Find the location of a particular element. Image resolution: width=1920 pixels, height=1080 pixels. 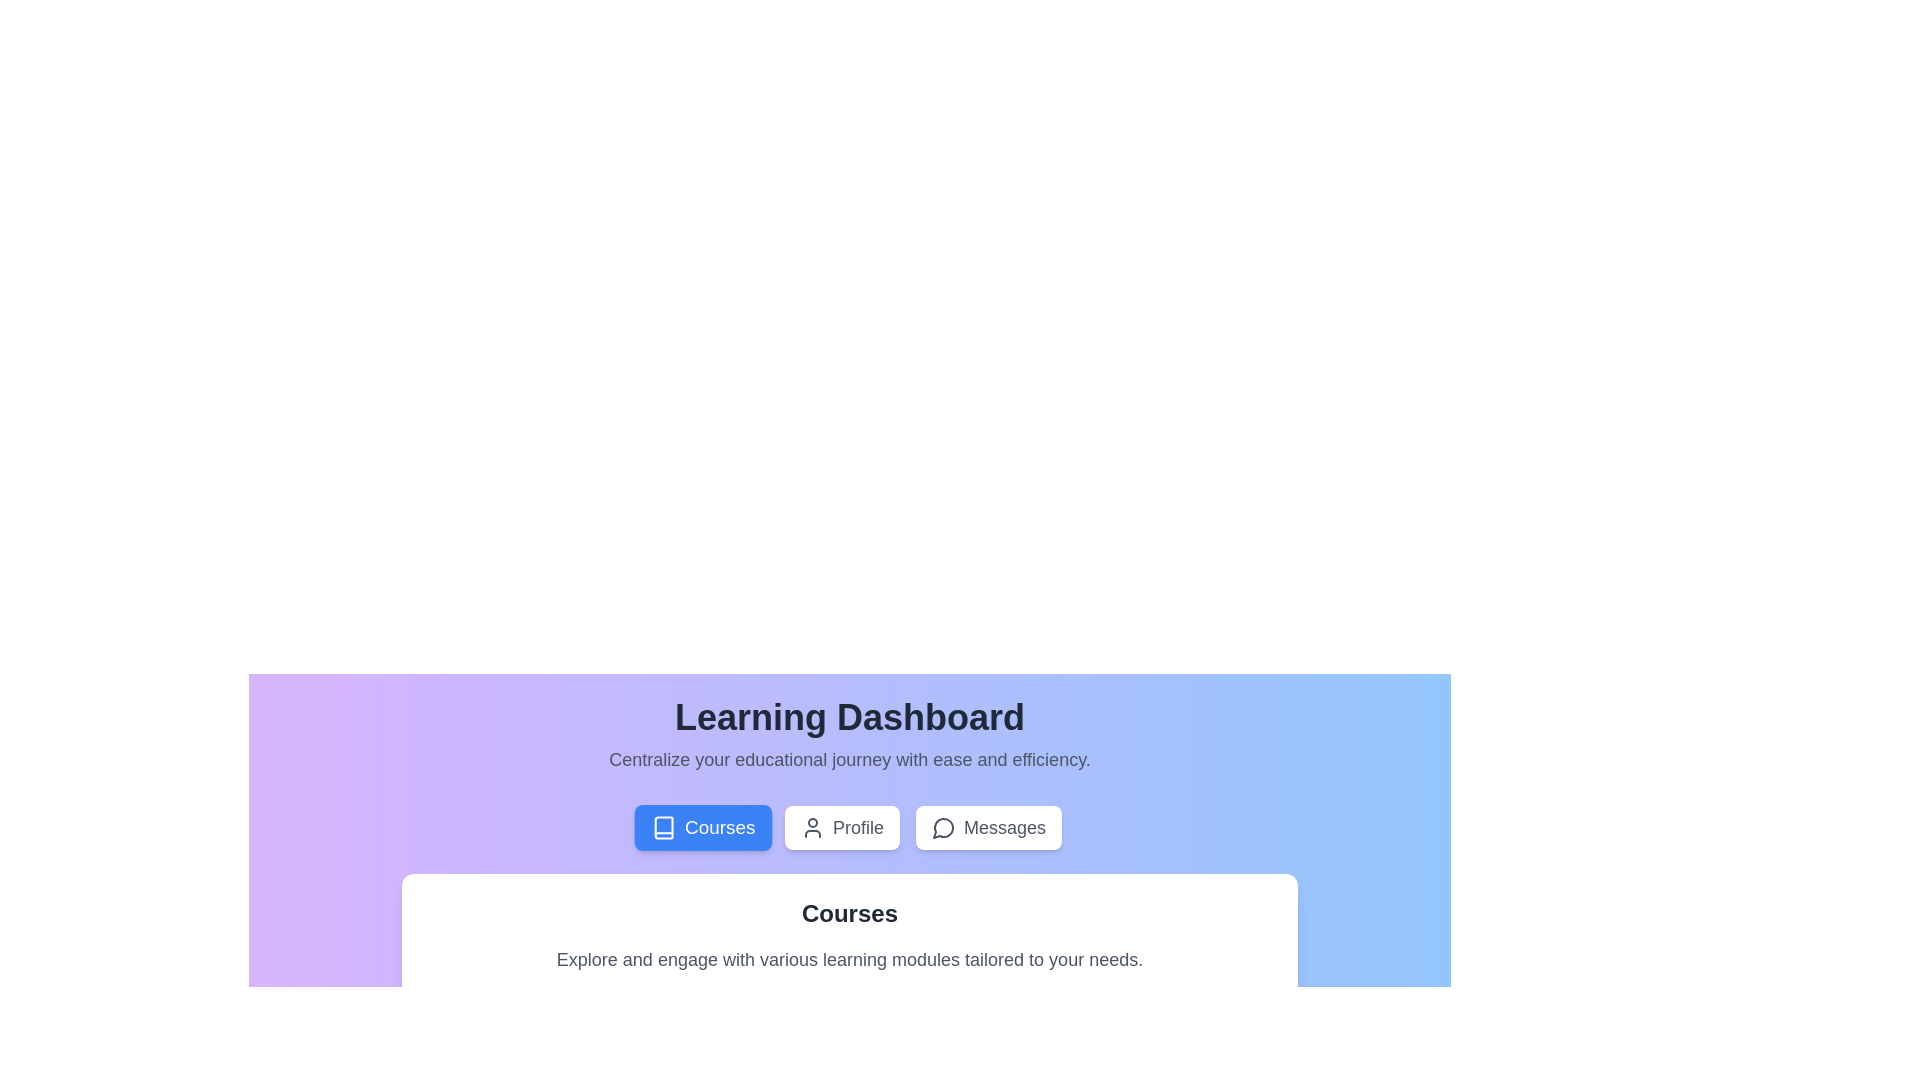

the Profile tab to switch to its content is located at coordinates (842, 828).